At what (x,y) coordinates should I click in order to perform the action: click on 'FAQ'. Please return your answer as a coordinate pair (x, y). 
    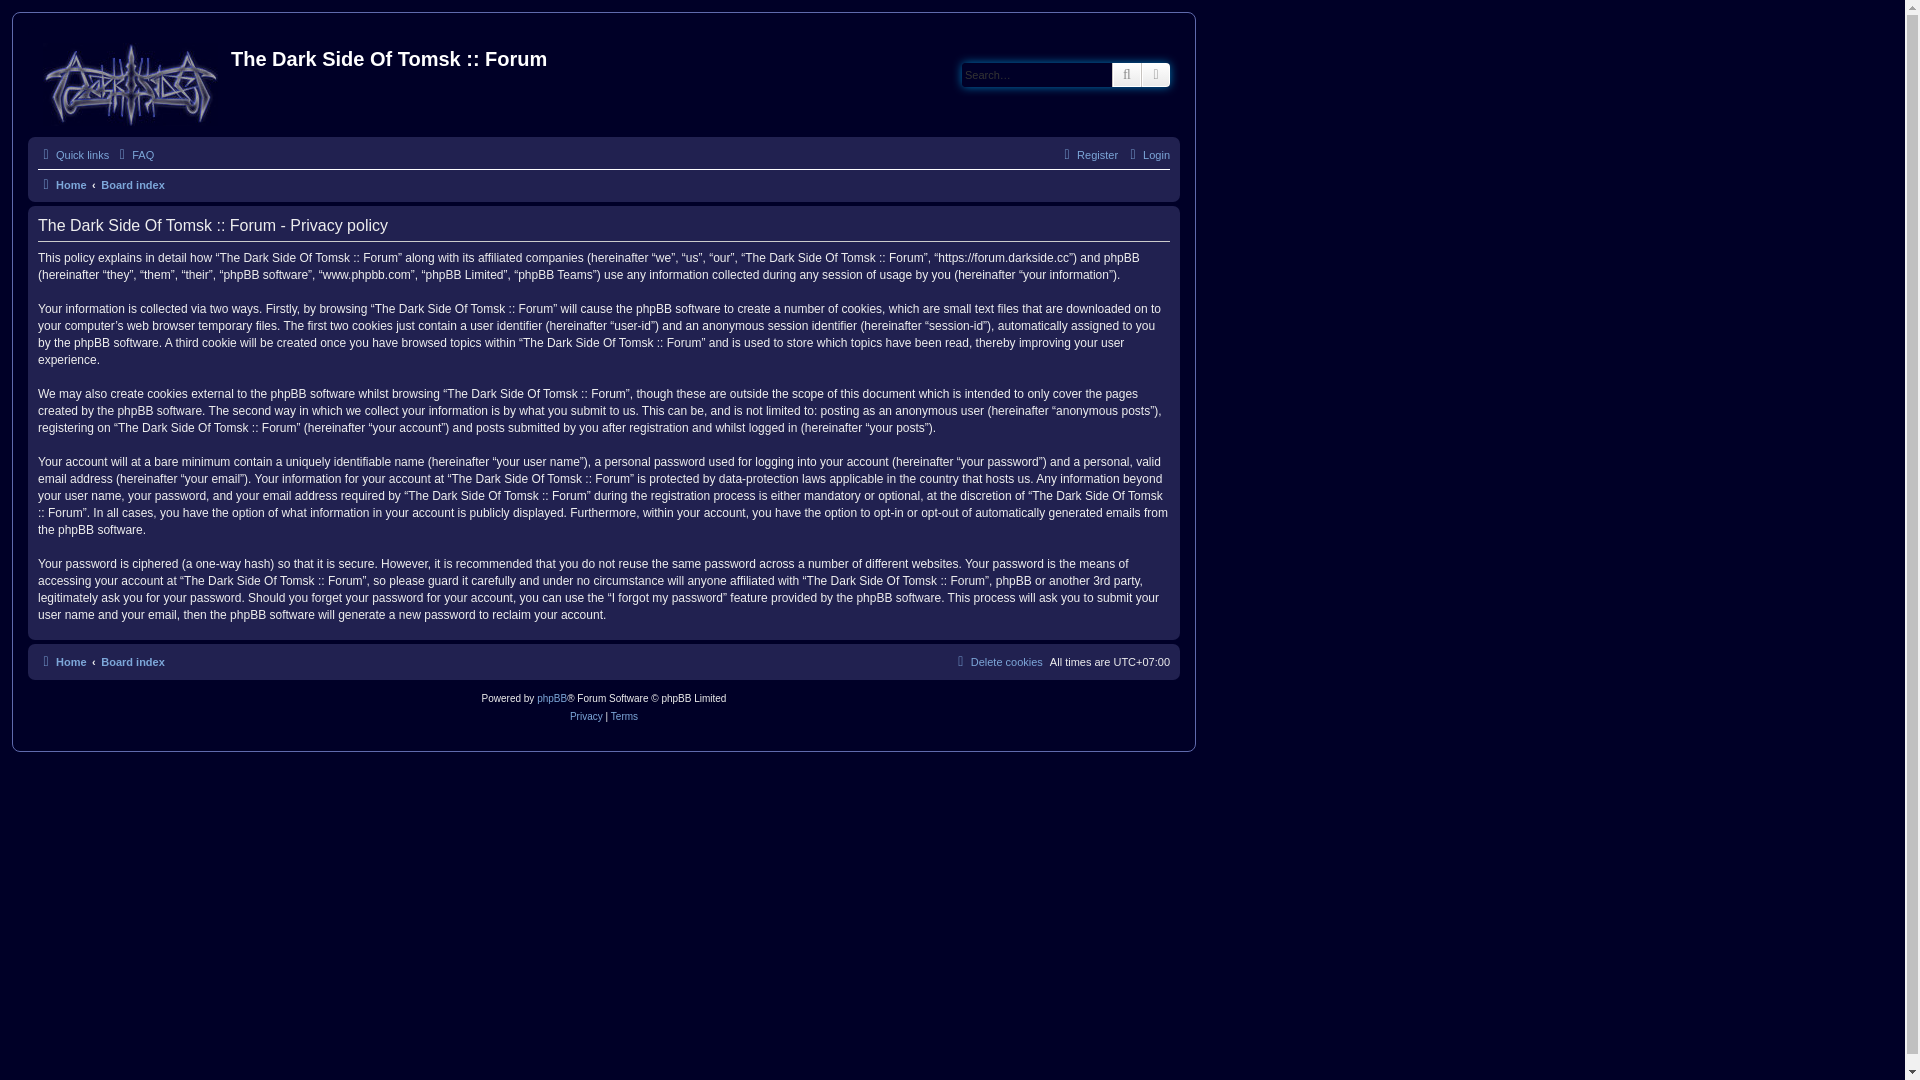
    Looking at the image, I should click on (133, 153).